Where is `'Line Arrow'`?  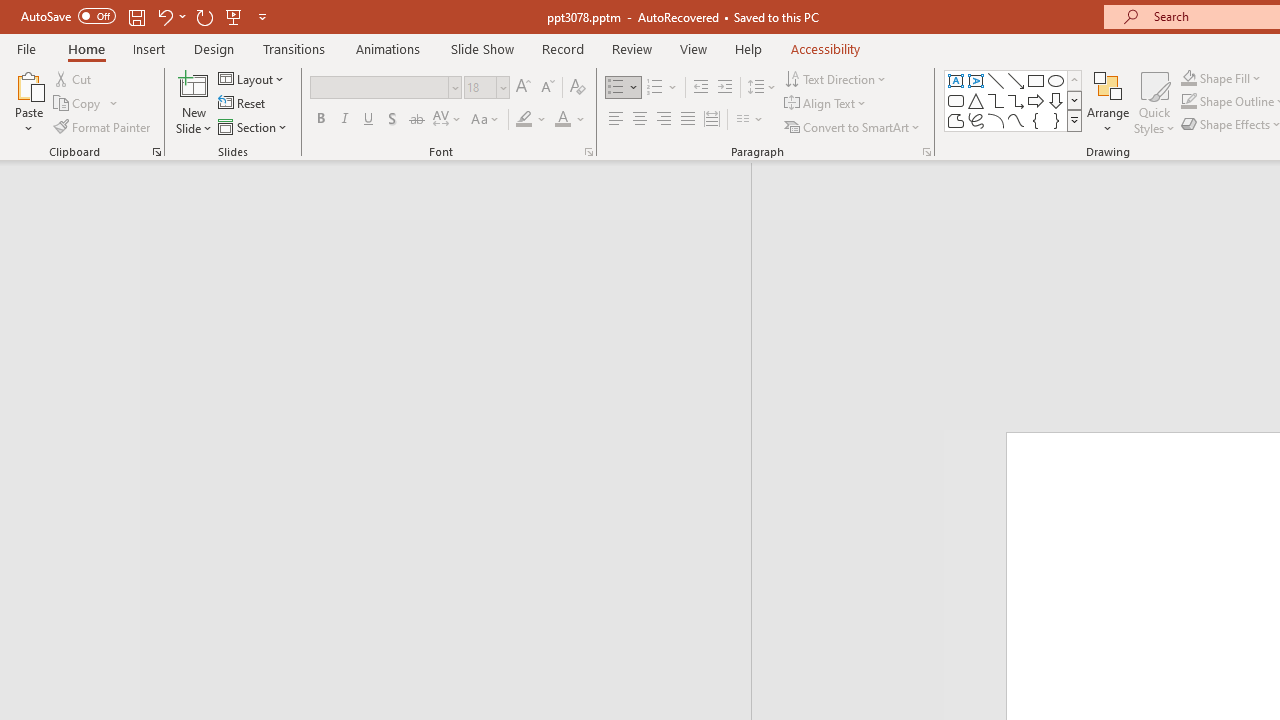
'Line Arrow' is located at coordinates (1016, 80).